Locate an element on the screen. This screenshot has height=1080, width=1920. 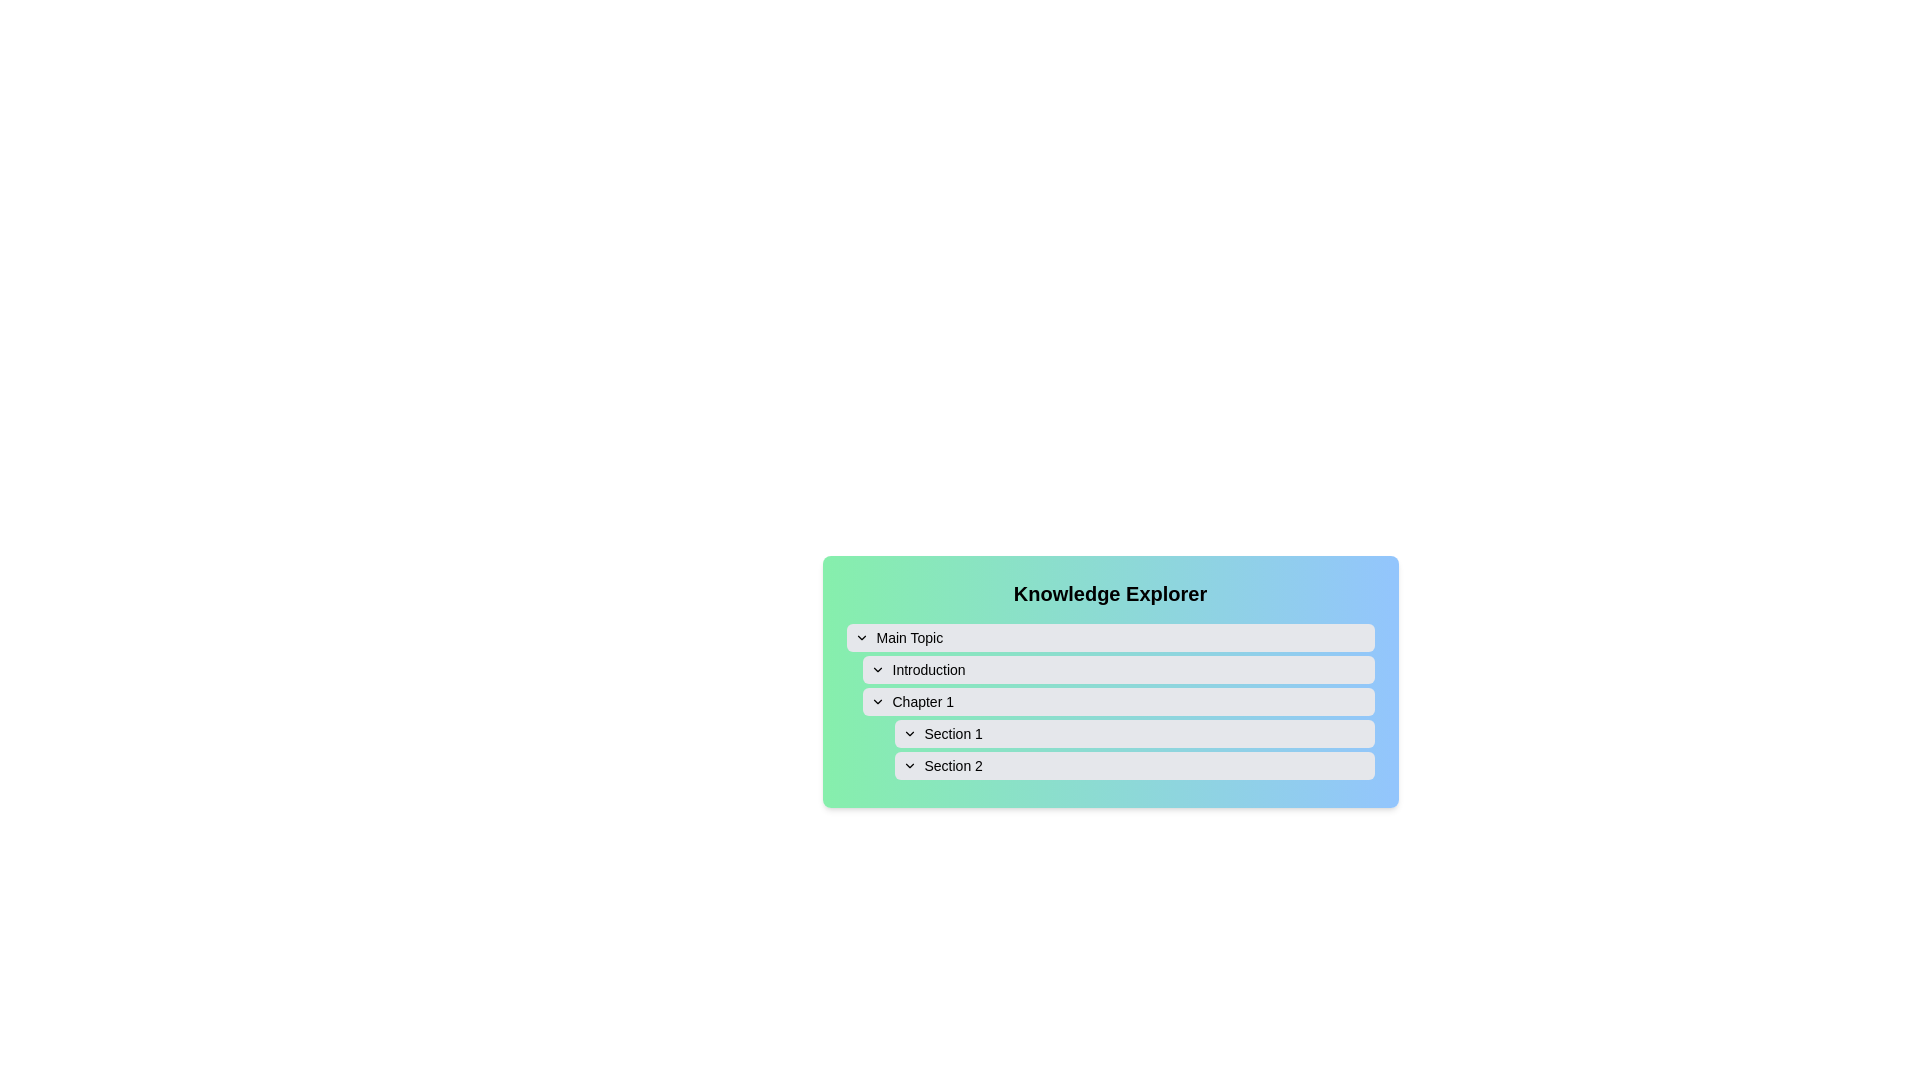
the icon that indicates the expandable or collapsible state of 'Section 1' is located at coordinates (908, 733).